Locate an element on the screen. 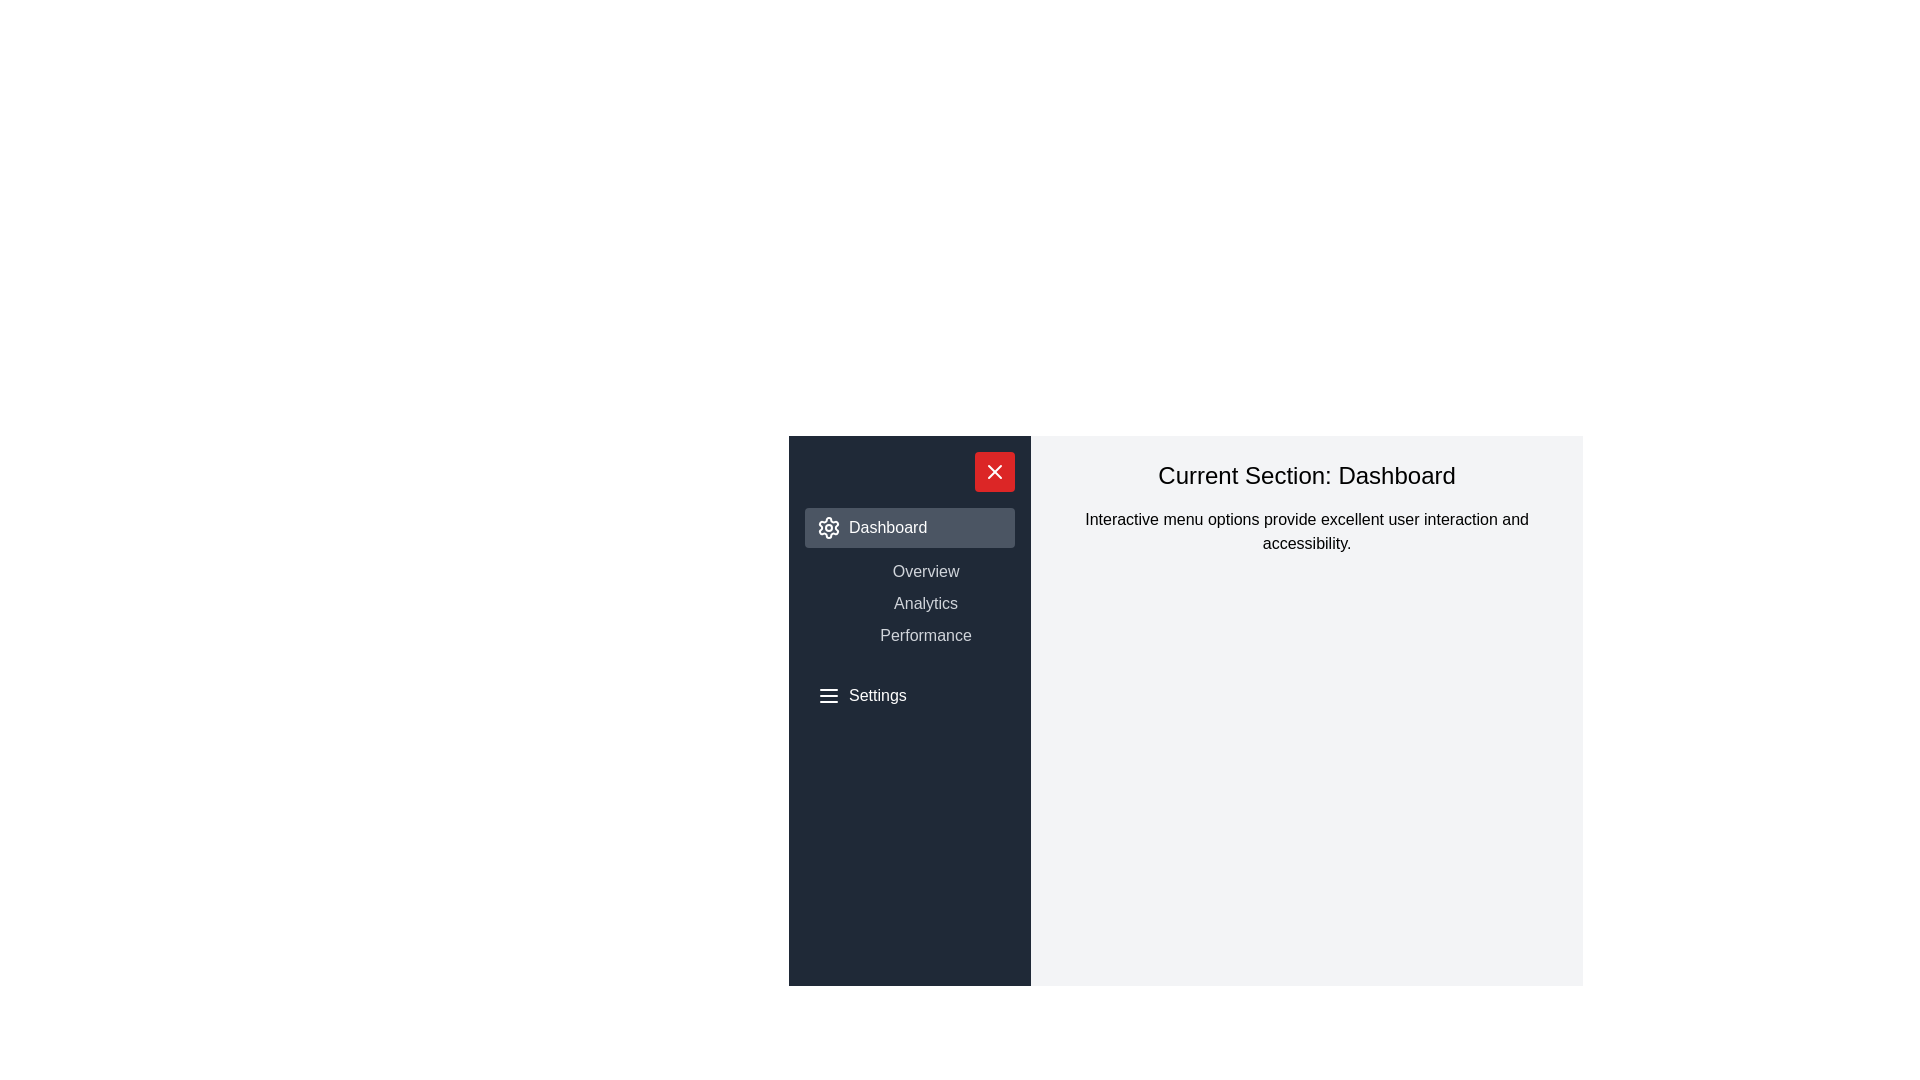 This screenshot has height=1080, width=1920. the 'Overview' navigation item located in the sidebar under the 'Dashboard' expandable menu is located at coordinates (909, 579).